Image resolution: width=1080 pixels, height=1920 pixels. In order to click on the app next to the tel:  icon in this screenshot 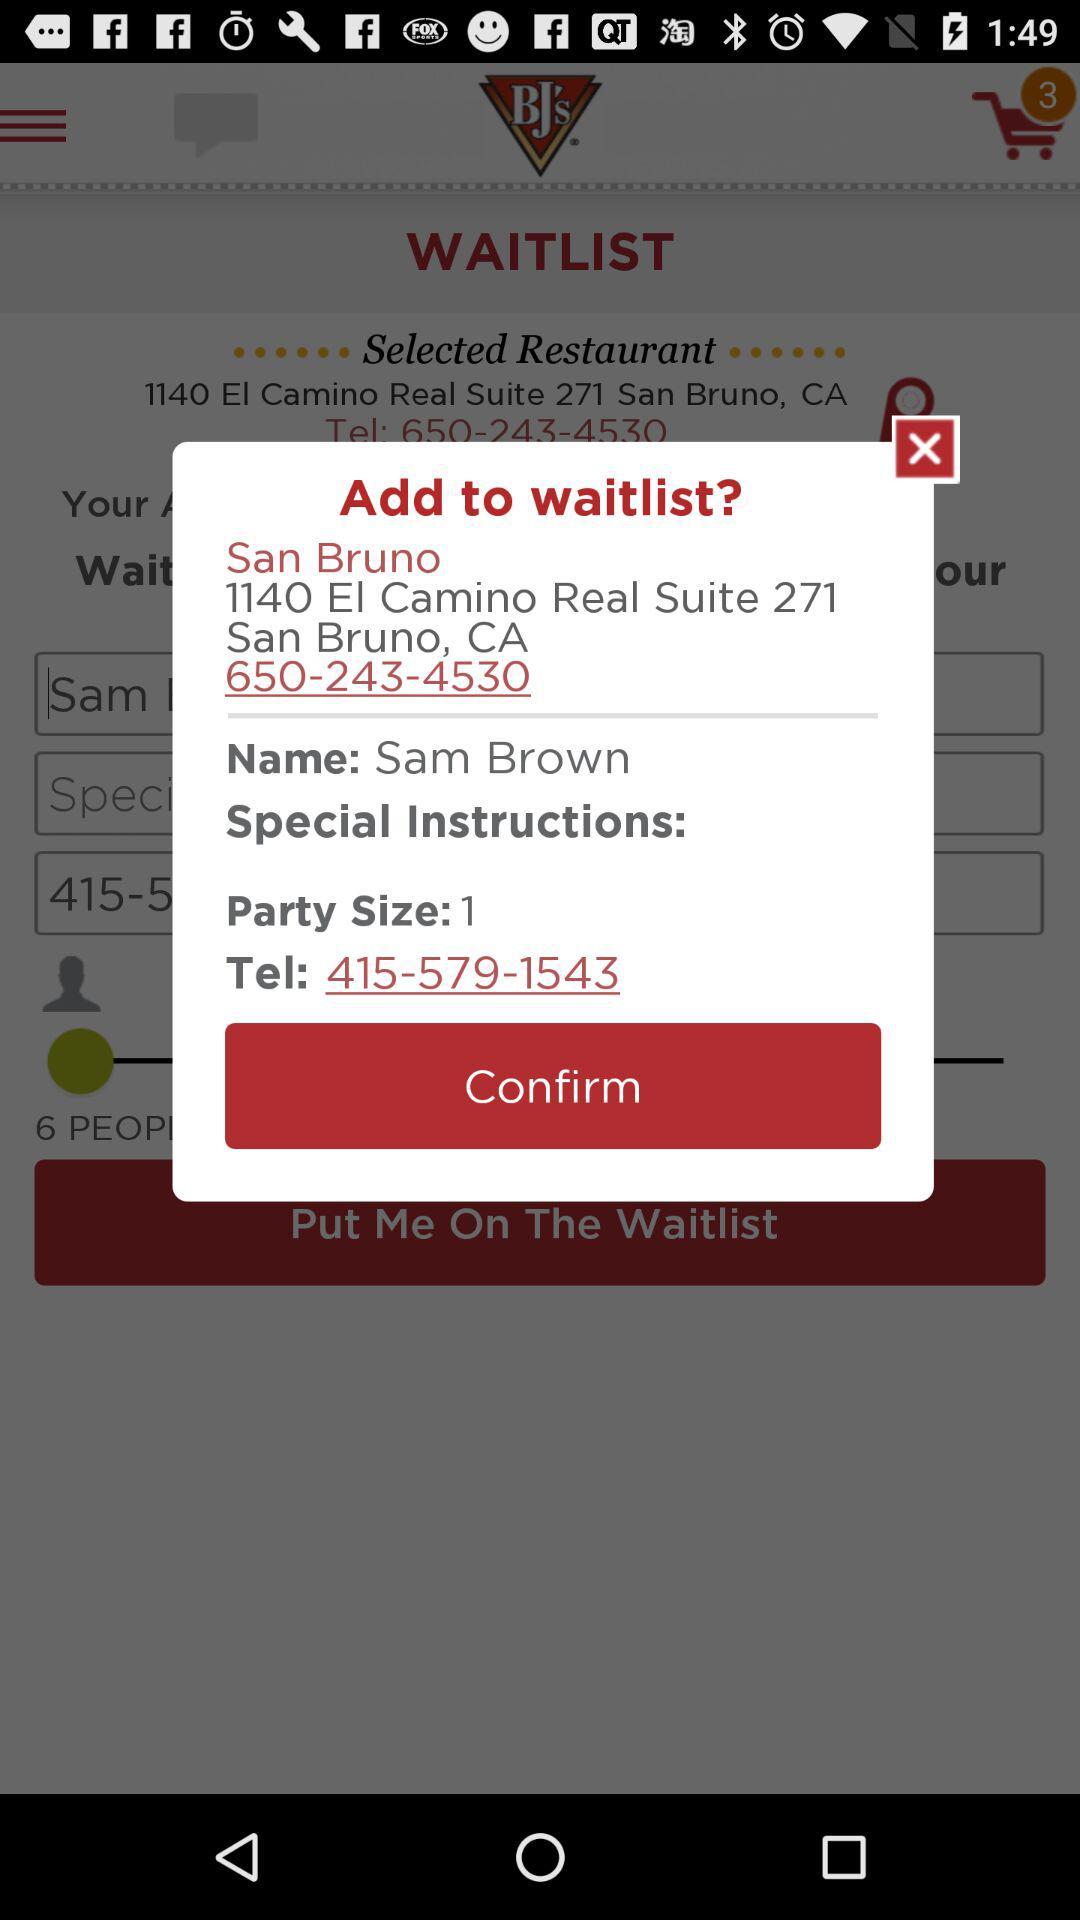, I will do `click(472, 971)`.